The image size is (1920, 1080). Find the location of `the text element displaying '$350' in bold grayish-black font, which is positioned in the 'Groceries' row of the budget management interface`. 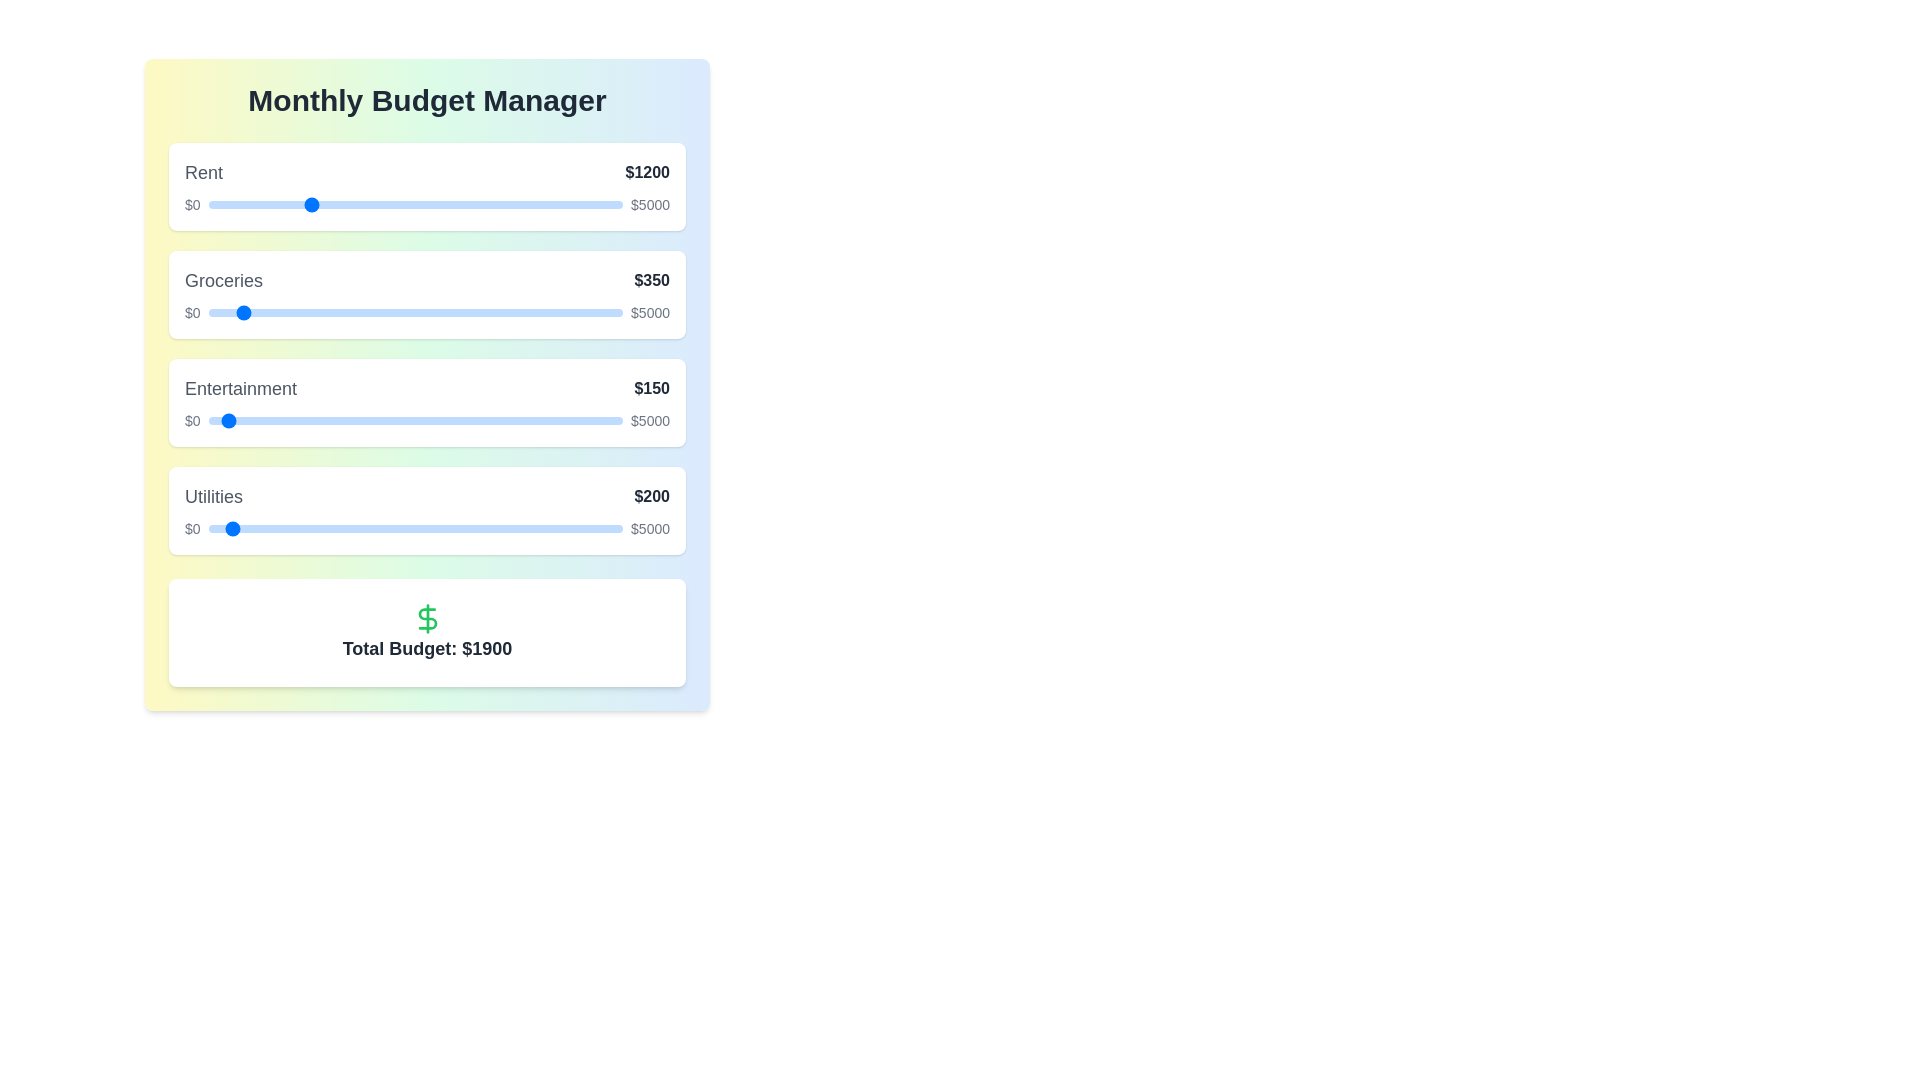

the text element displaying '$350' in bold grayish-black font, which is positioned in the 'Groceries' row of the budget management interface is located at coordinates (652, 281).